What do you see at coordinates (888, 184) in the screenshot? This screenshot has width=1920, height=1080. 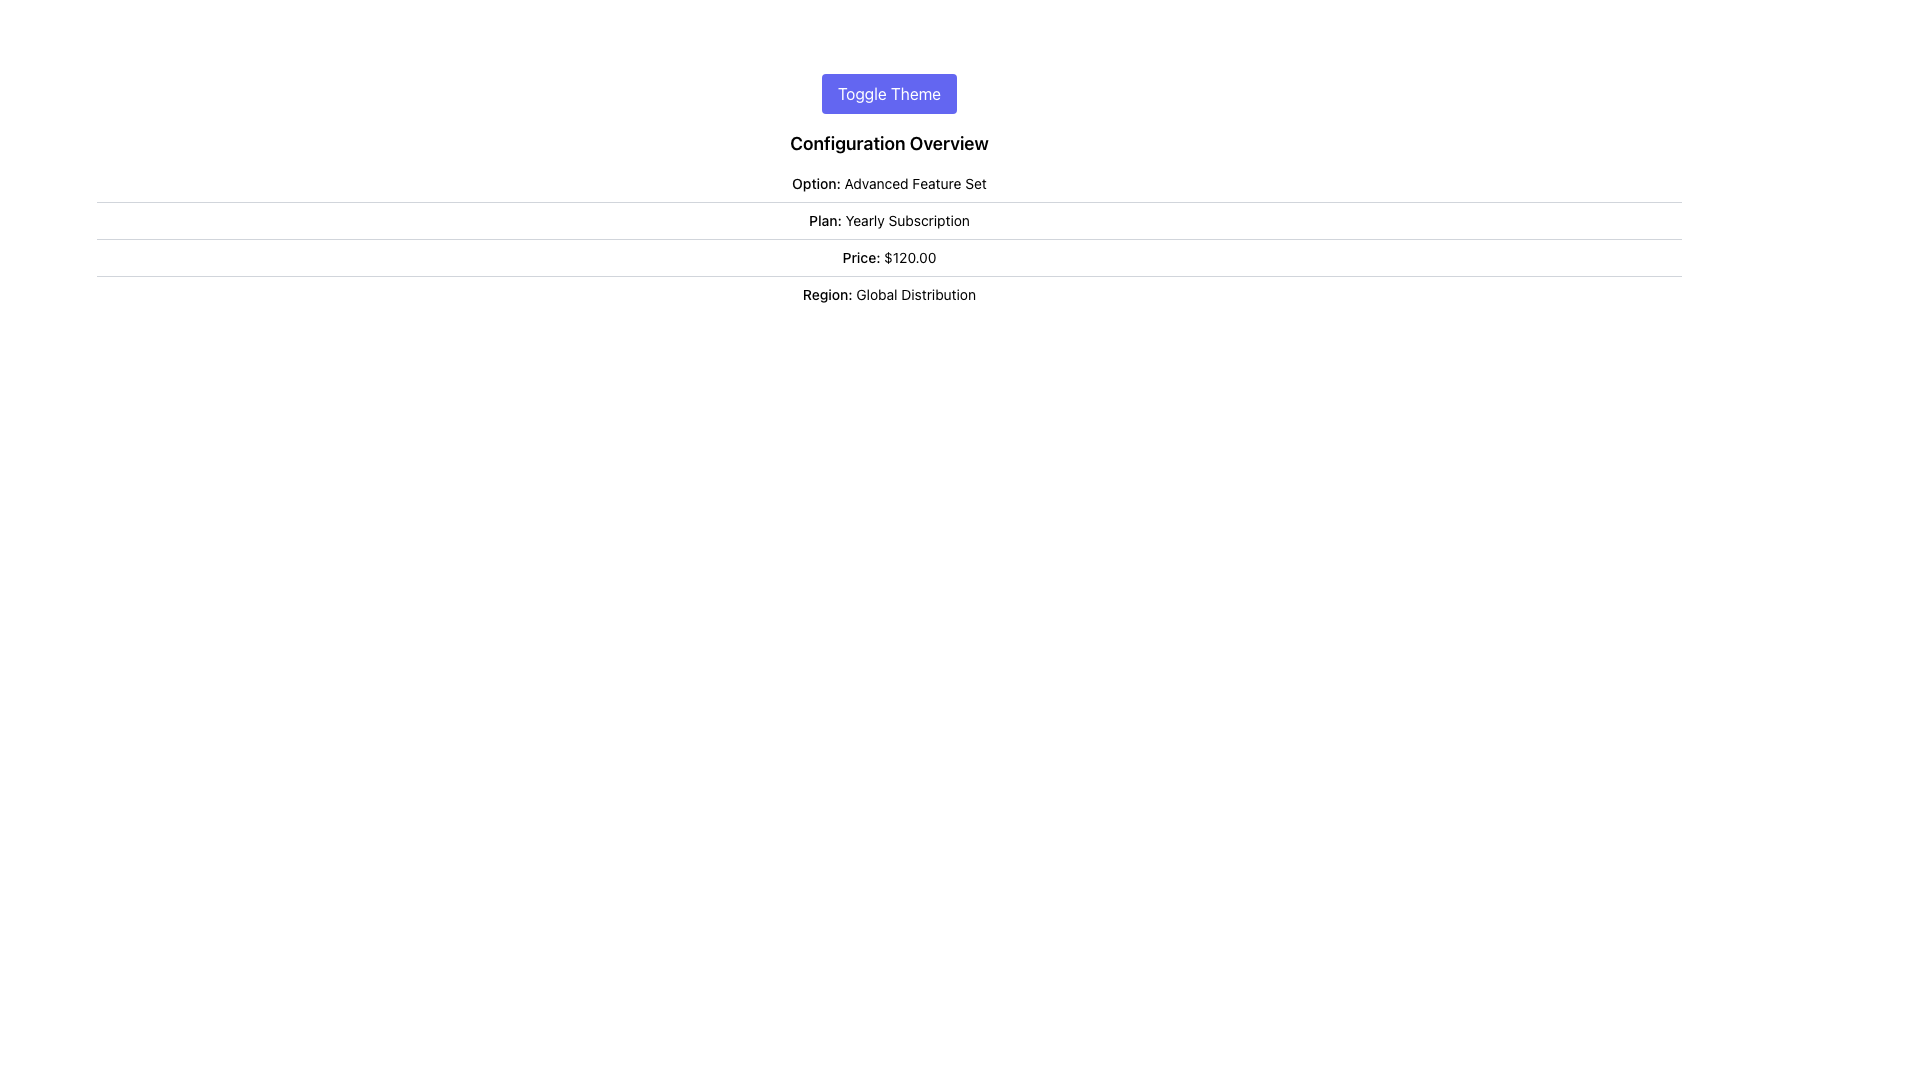 I see `the static text label that contains the string 'Option: Advanced Feature Set', which is styled with a small font size and bold emphasis on the word 'Option:'. This label is located at the topmost row of the 'Configuration Overview' layout, beneath the 'Toggle Theme' button` at bounding box center [888, 184].